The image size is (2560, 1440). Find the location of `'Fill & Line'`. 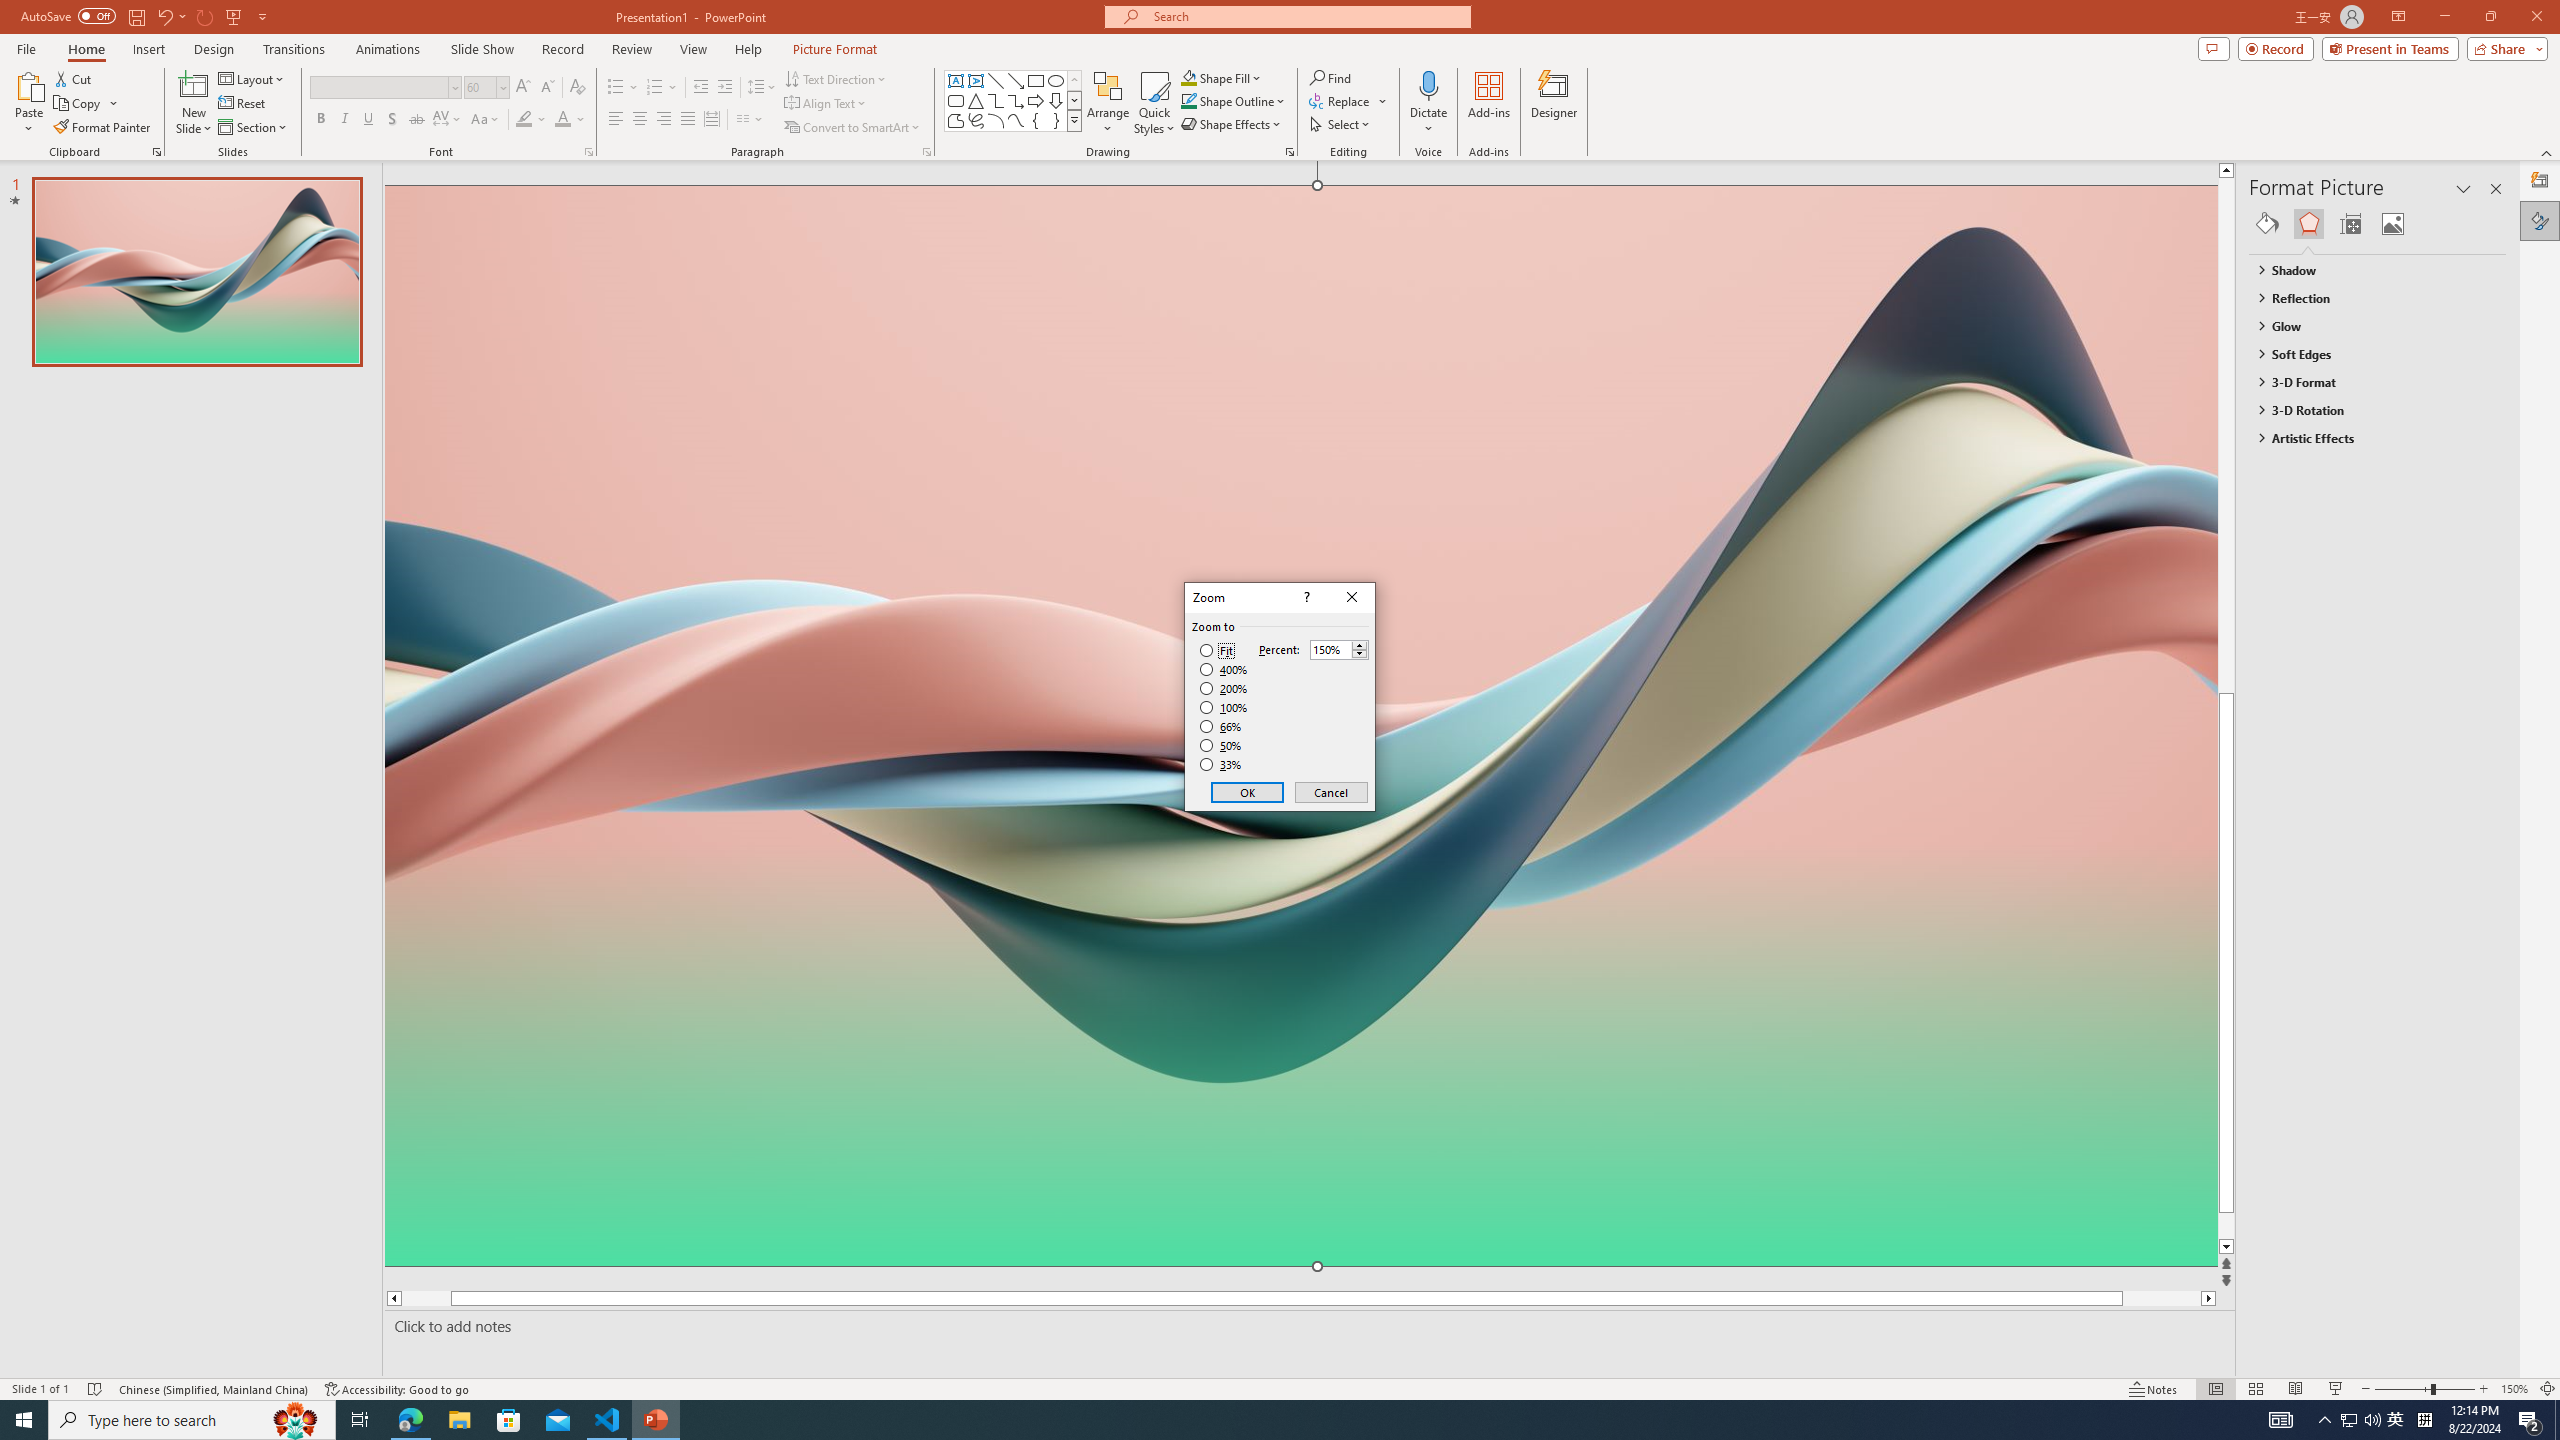

'Fill & Line' is located at coordinates (2266, 222).